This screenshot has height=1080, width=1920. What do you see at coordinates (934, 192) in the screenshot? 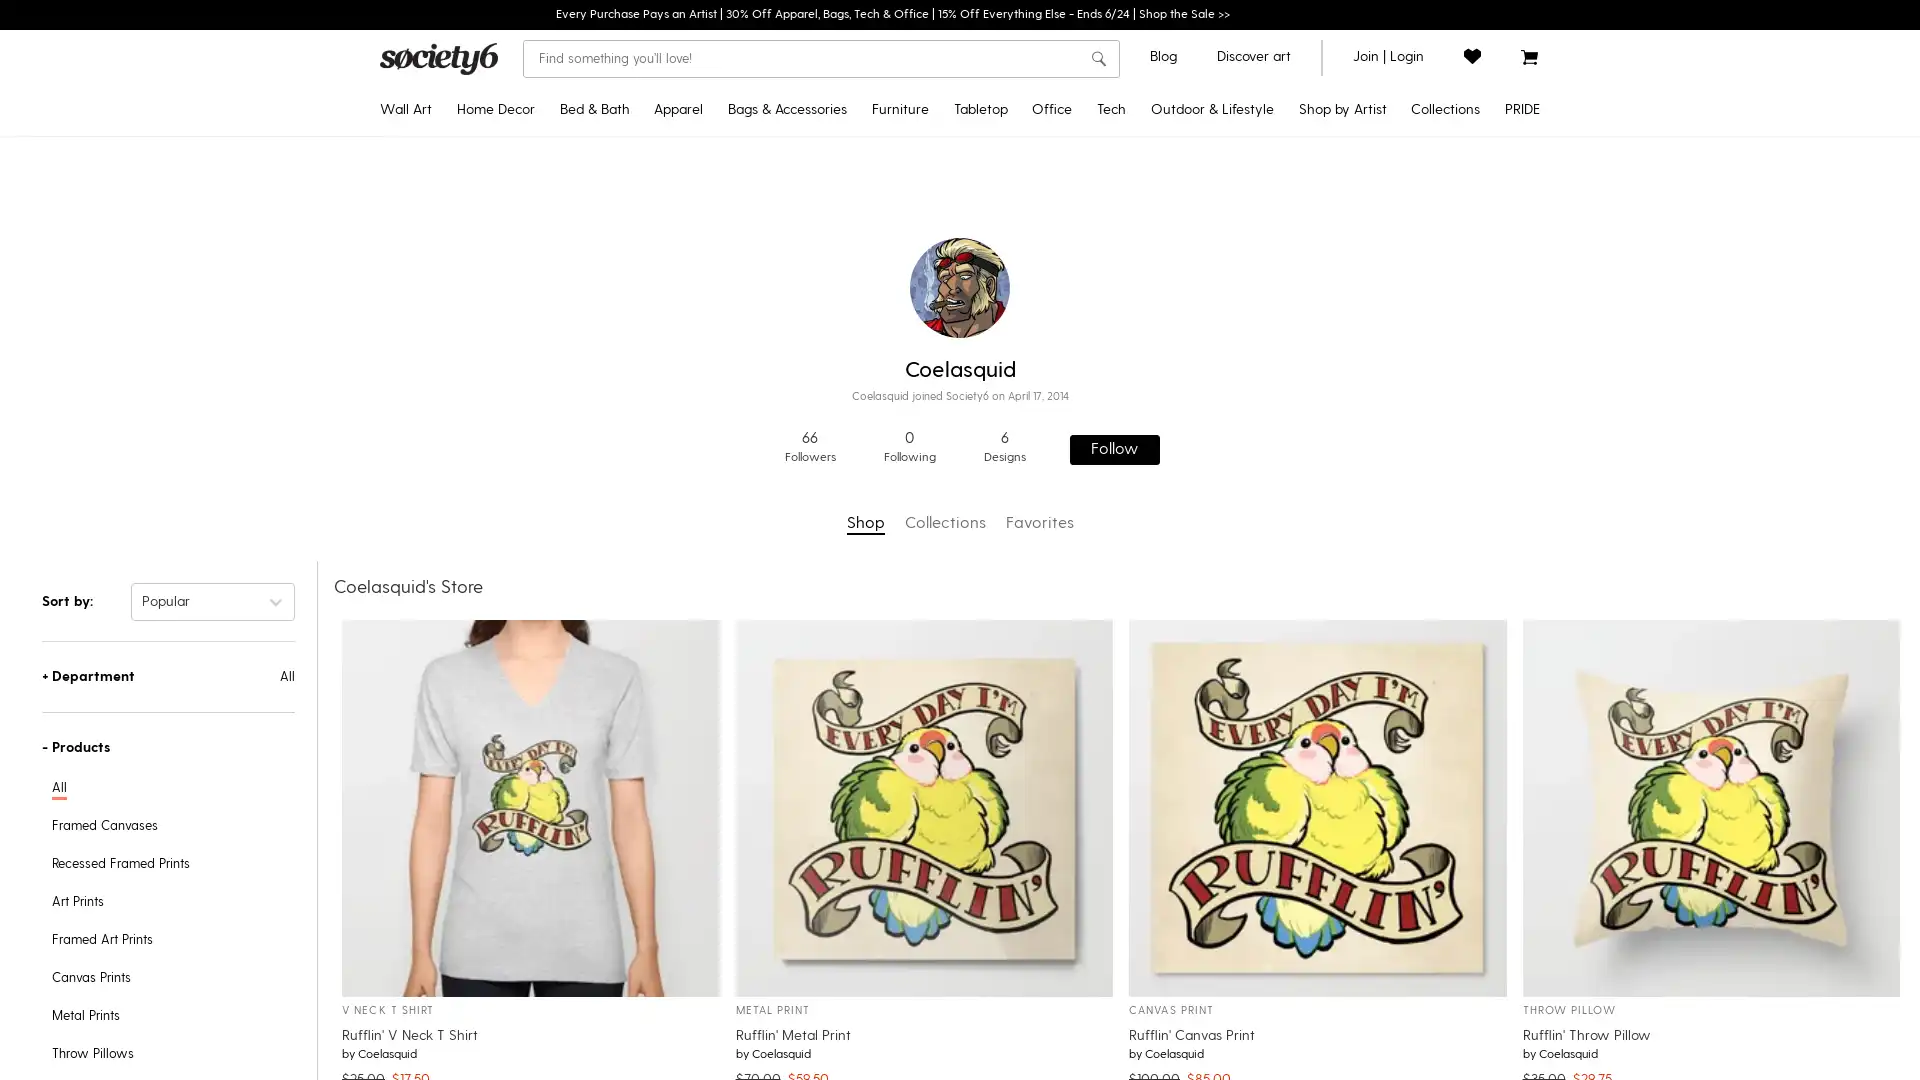
I see `Benches` at bounding box center [934, 192].